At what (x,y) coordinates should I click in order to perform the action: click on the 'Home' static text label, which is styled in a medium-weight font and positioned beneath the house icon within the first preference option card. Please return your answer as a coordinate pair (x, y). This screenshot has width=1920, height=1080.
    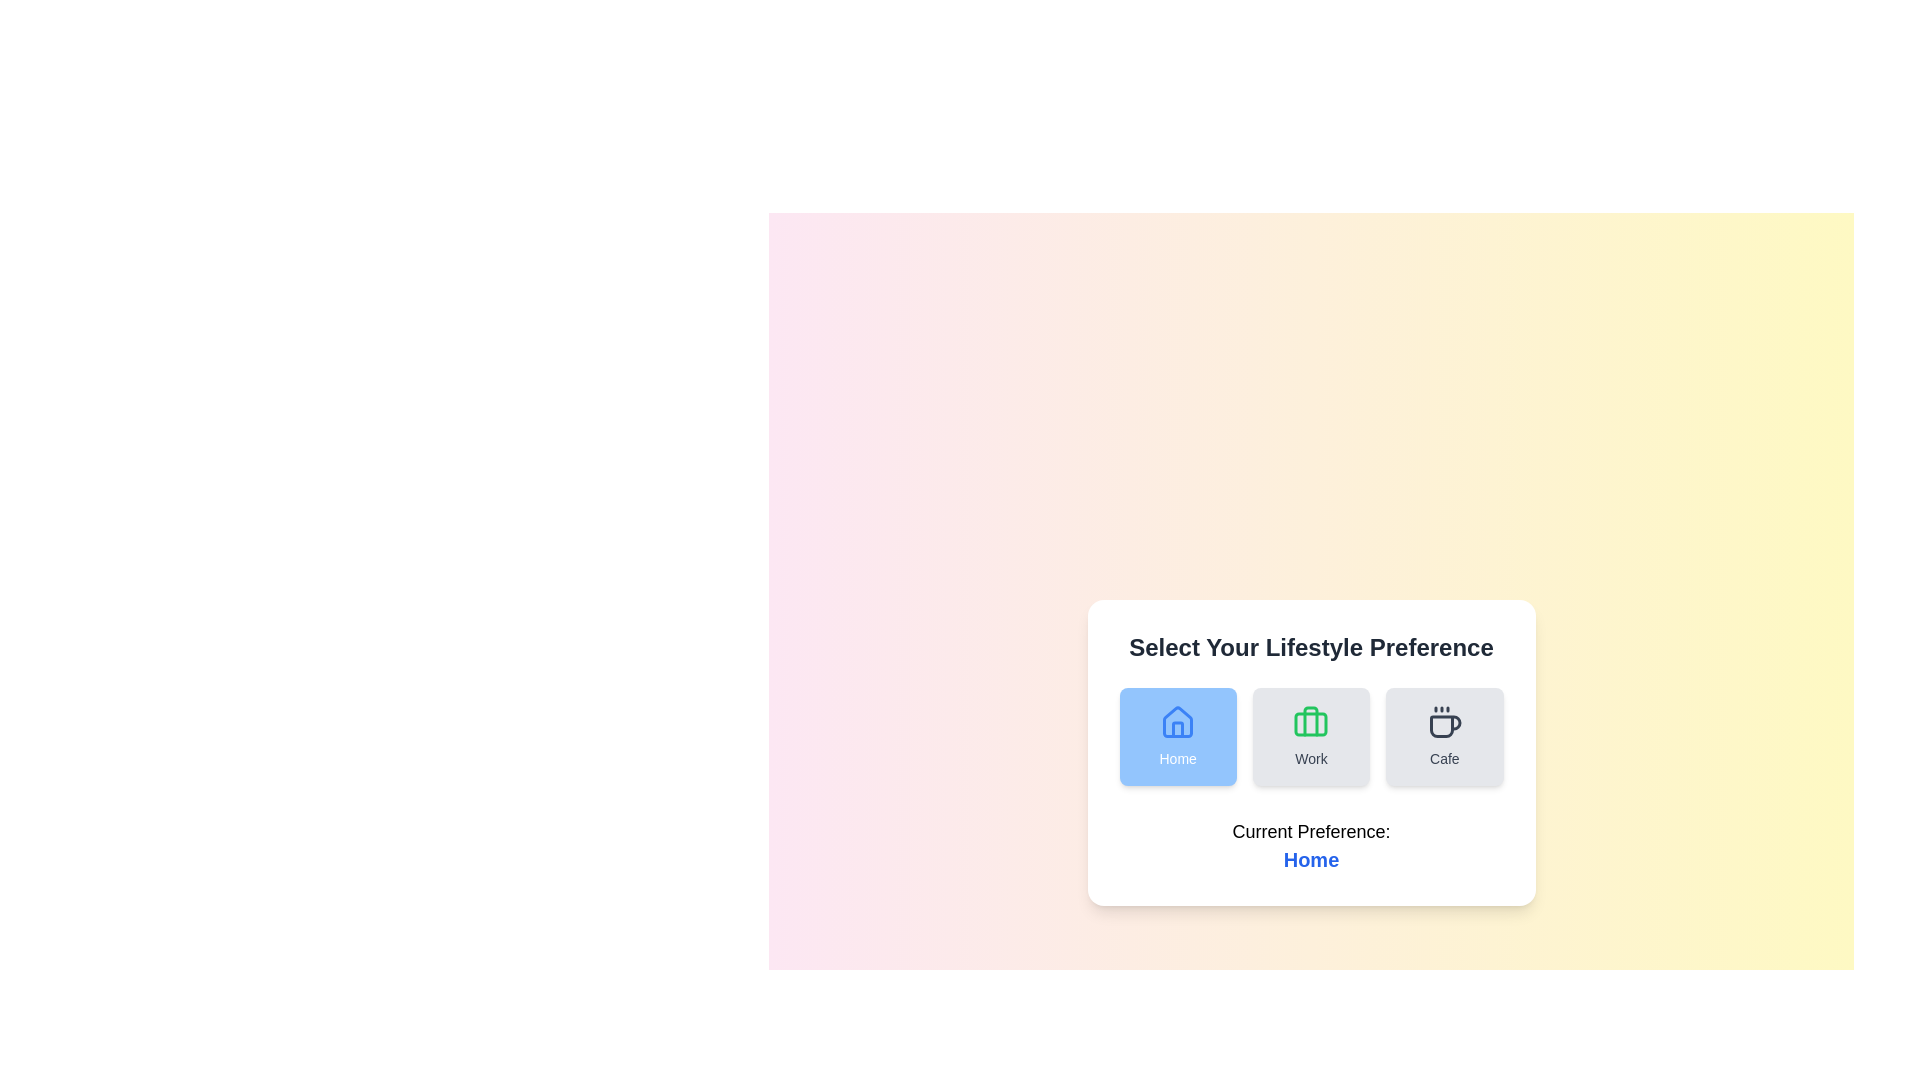
    Looking at the image, I should click on (1178, 759).